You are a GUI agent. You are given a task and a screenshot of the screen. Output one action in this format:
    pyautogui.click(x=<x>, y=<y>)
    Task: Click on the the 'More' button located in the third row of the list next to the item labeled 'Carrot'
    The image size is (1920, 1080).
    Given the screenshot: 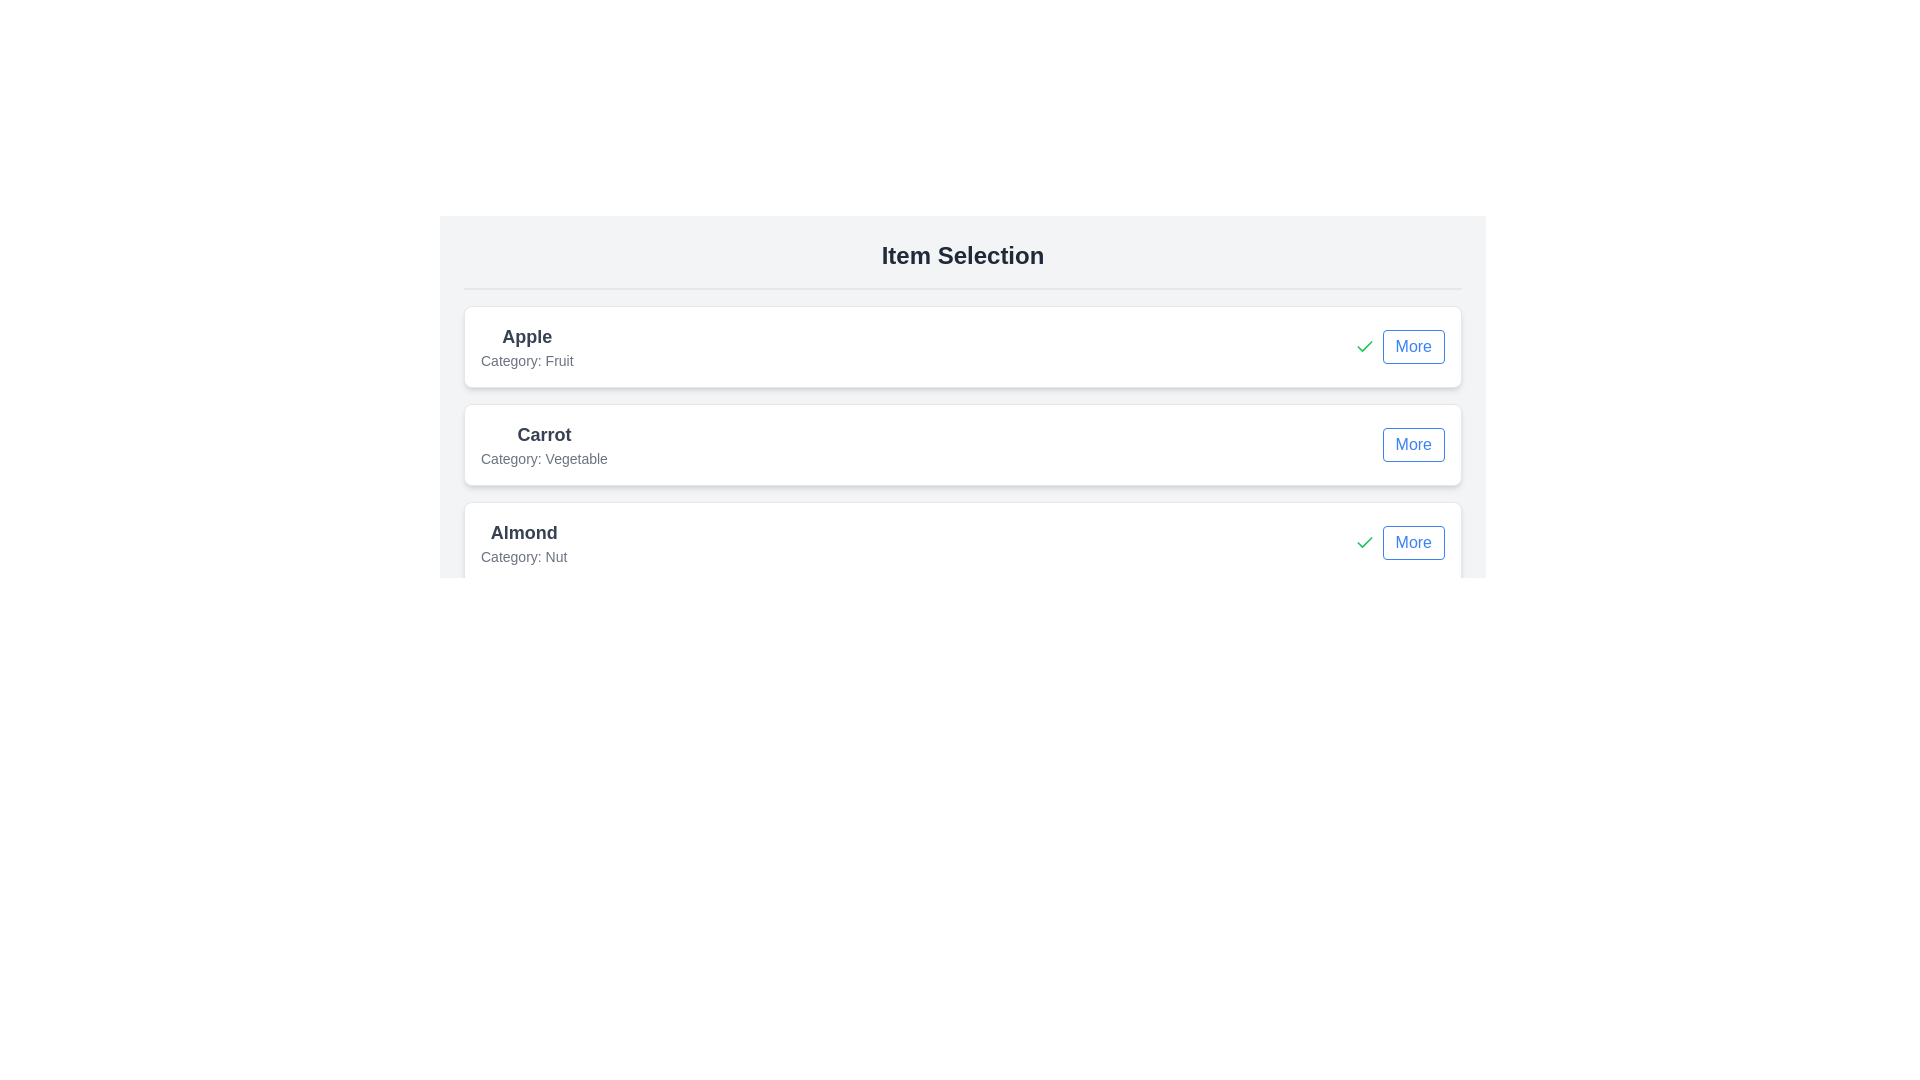 What is the action you would take?
    pyautogui.click(x=1412, y=443)
    